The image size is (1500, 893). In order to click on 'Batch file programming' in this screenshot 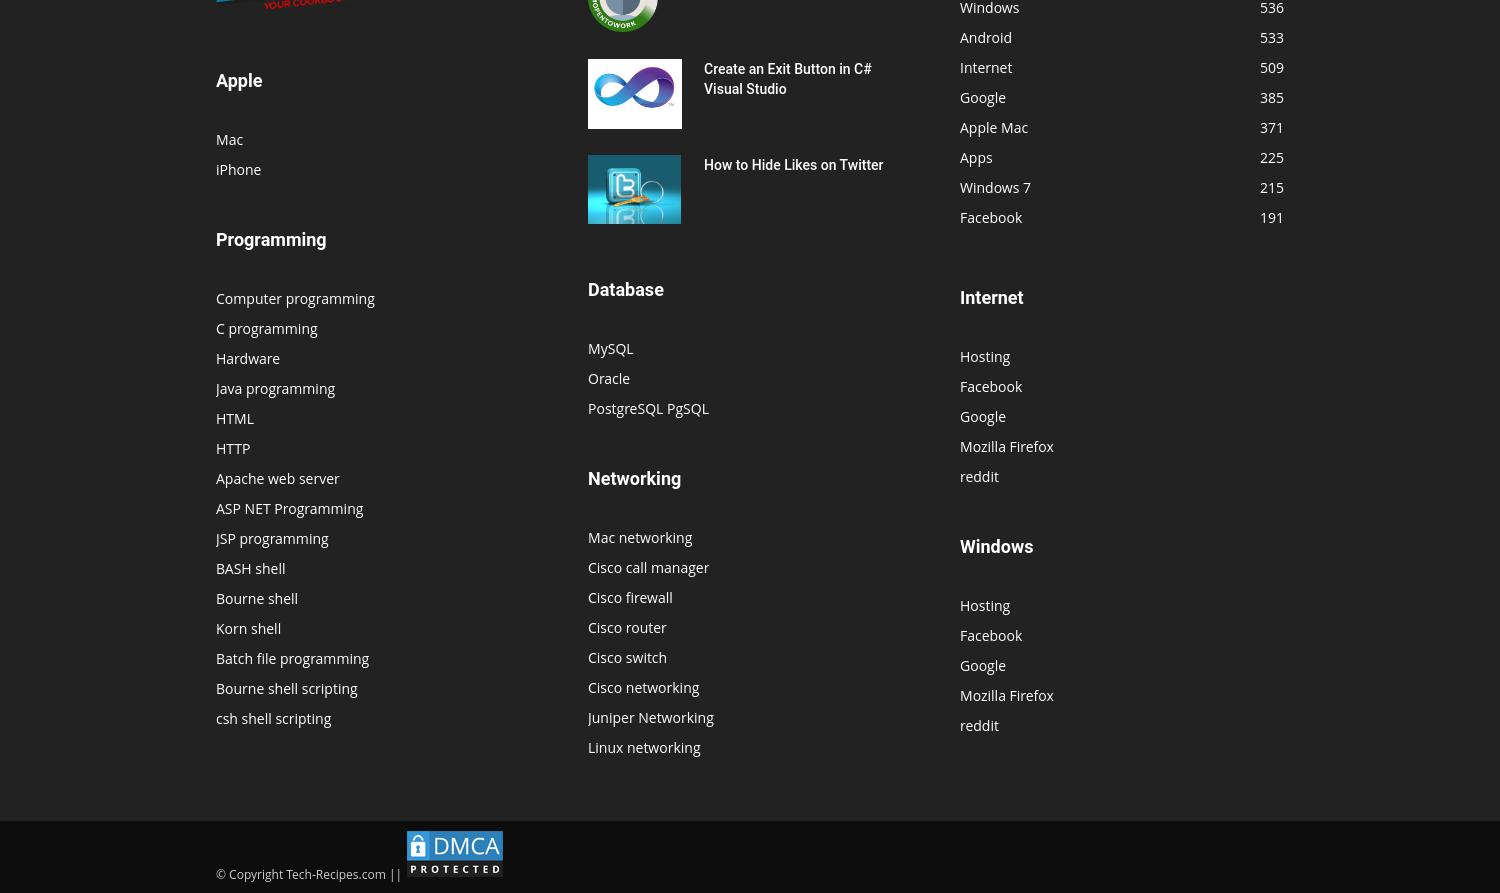, I will do `click(292, 657)`.